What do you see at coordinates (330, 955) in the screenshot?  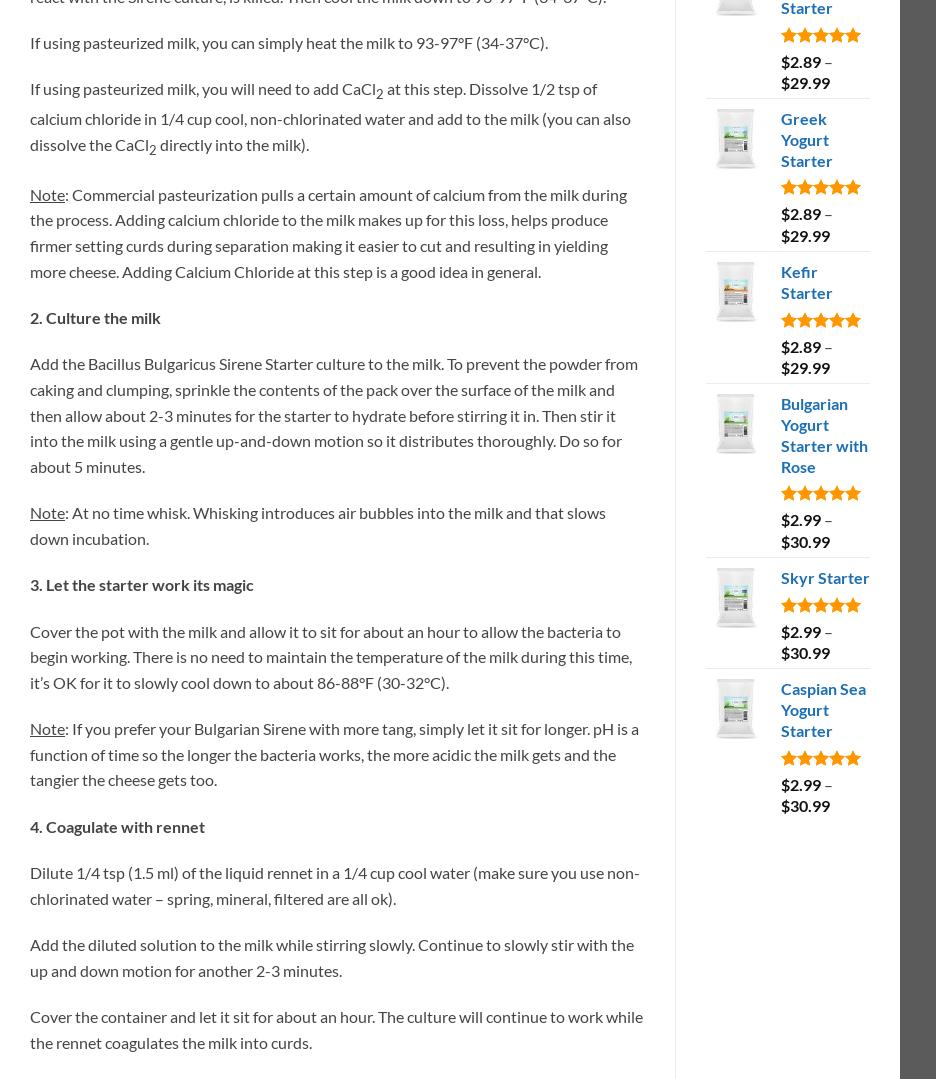 I see `'Add the diluted solution to the milk while stirring slowly. Continue to slowly stir with the up and down motion for another 2-3 minutes.'` at bounding box center [330, 955].